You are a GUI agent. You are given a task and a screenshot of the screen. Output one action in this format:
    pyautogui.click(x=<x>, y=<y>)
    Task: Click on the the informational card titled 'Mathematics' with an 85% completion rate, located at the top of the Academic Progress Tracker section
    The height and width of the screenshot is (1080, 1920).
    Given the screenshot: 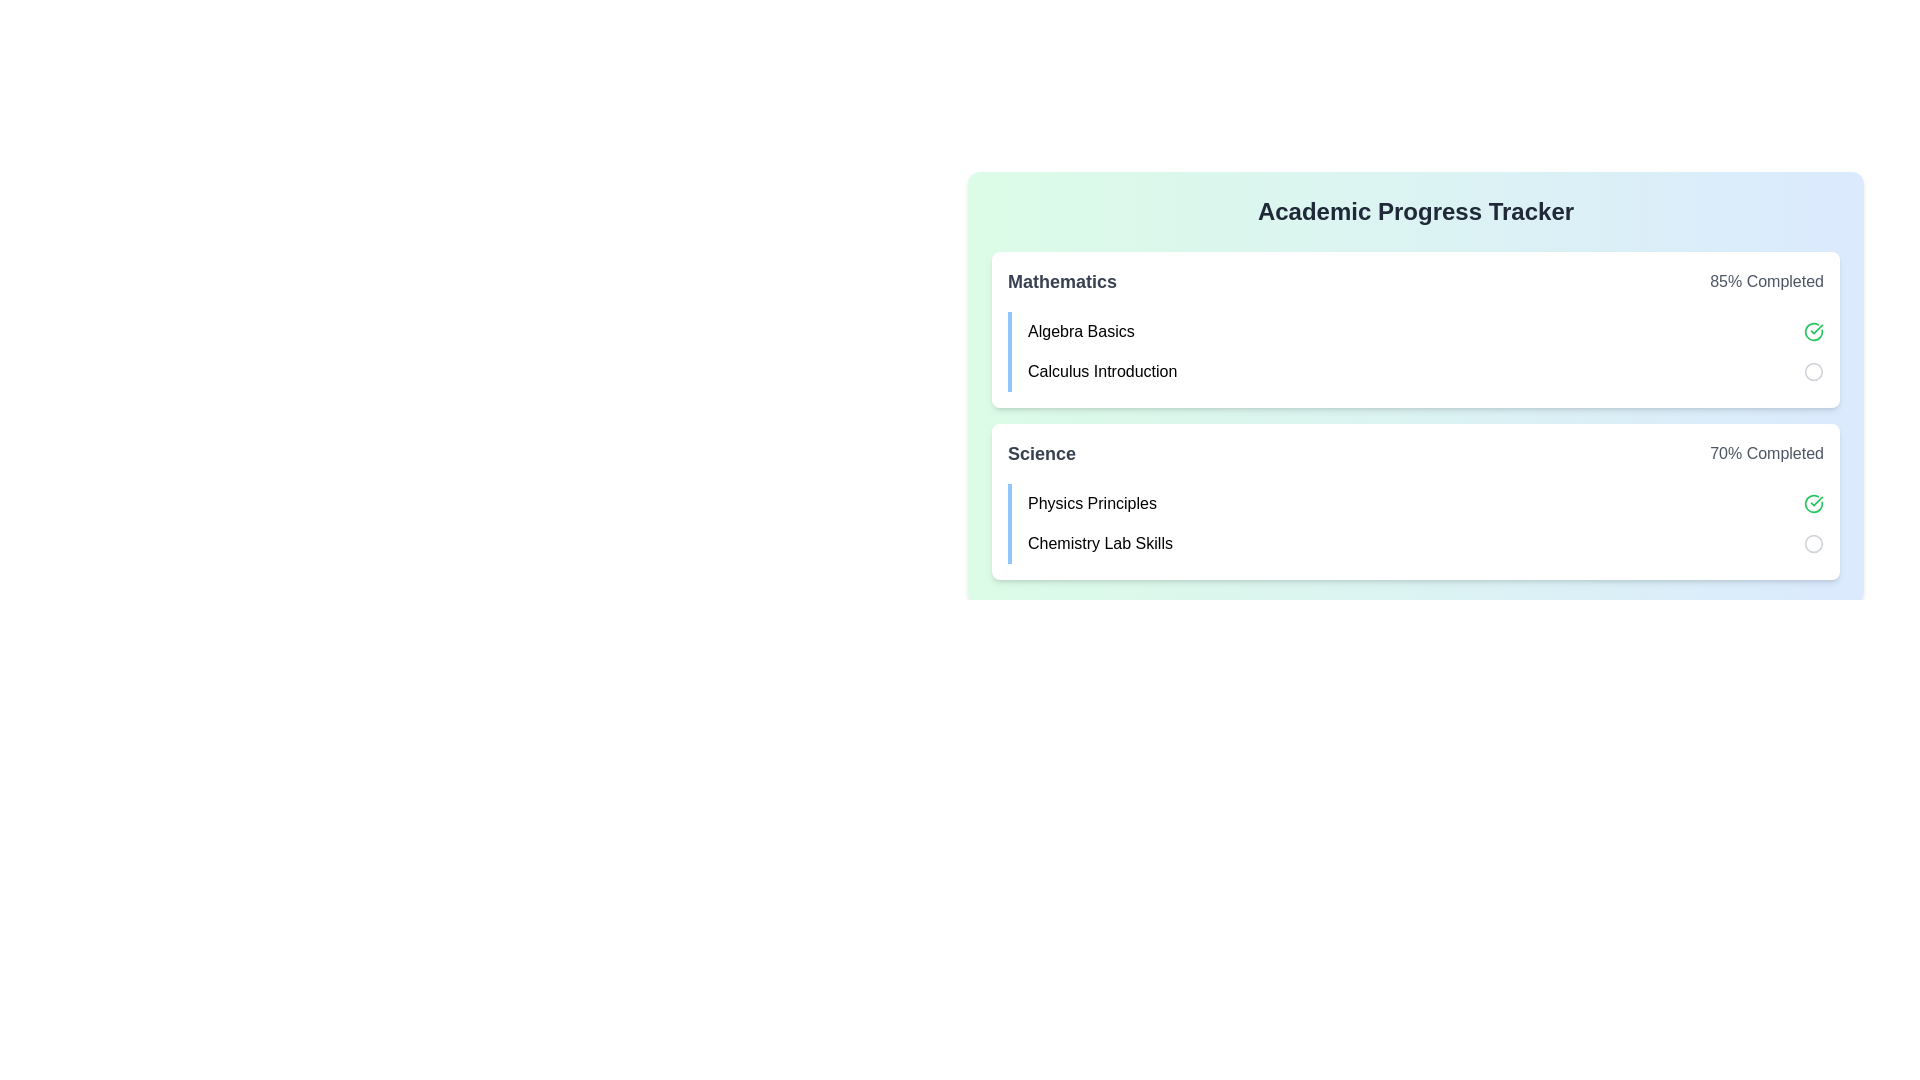 What is the action you would take?
    pyautogui.click(x=1415, y=329)
    